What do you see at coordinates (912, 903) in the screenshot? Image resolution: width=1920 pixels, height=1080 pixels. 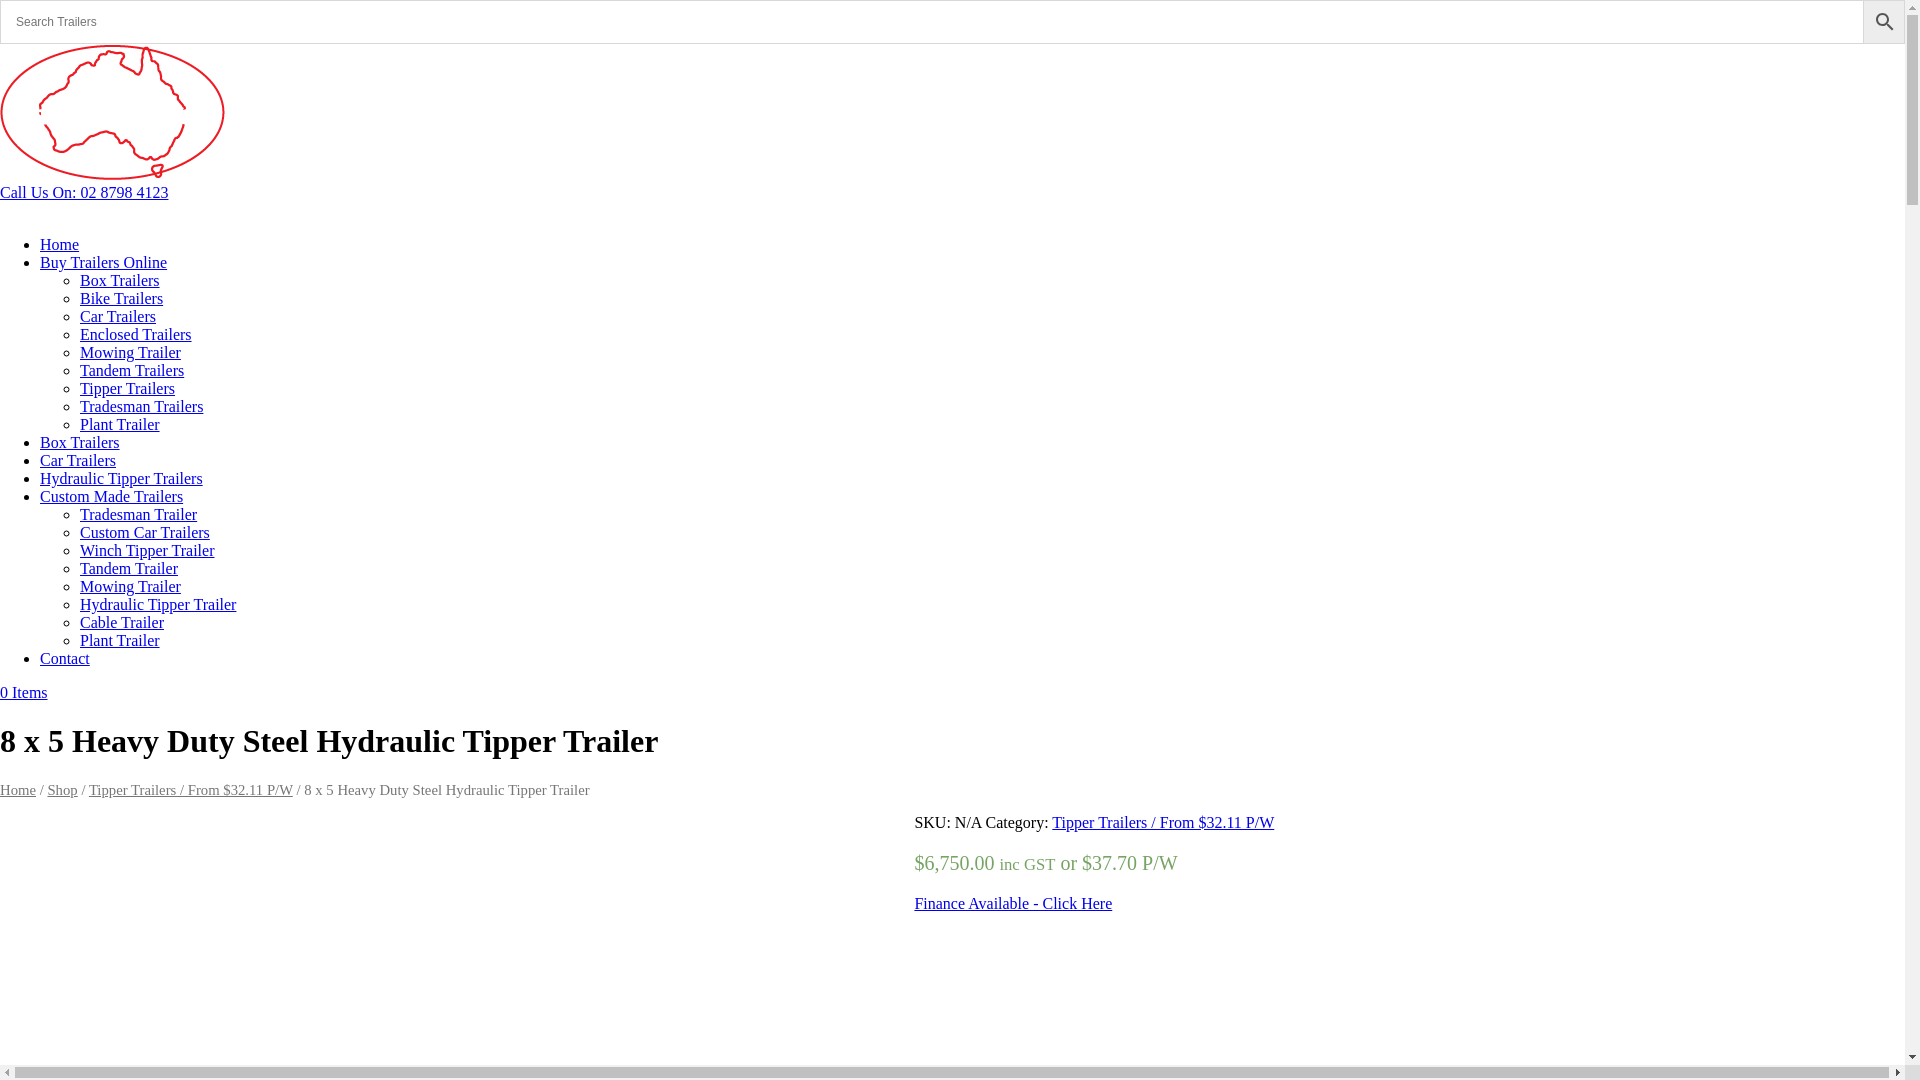 I see `'Finance Available - Click Here'` at bounding box center [912, 903].